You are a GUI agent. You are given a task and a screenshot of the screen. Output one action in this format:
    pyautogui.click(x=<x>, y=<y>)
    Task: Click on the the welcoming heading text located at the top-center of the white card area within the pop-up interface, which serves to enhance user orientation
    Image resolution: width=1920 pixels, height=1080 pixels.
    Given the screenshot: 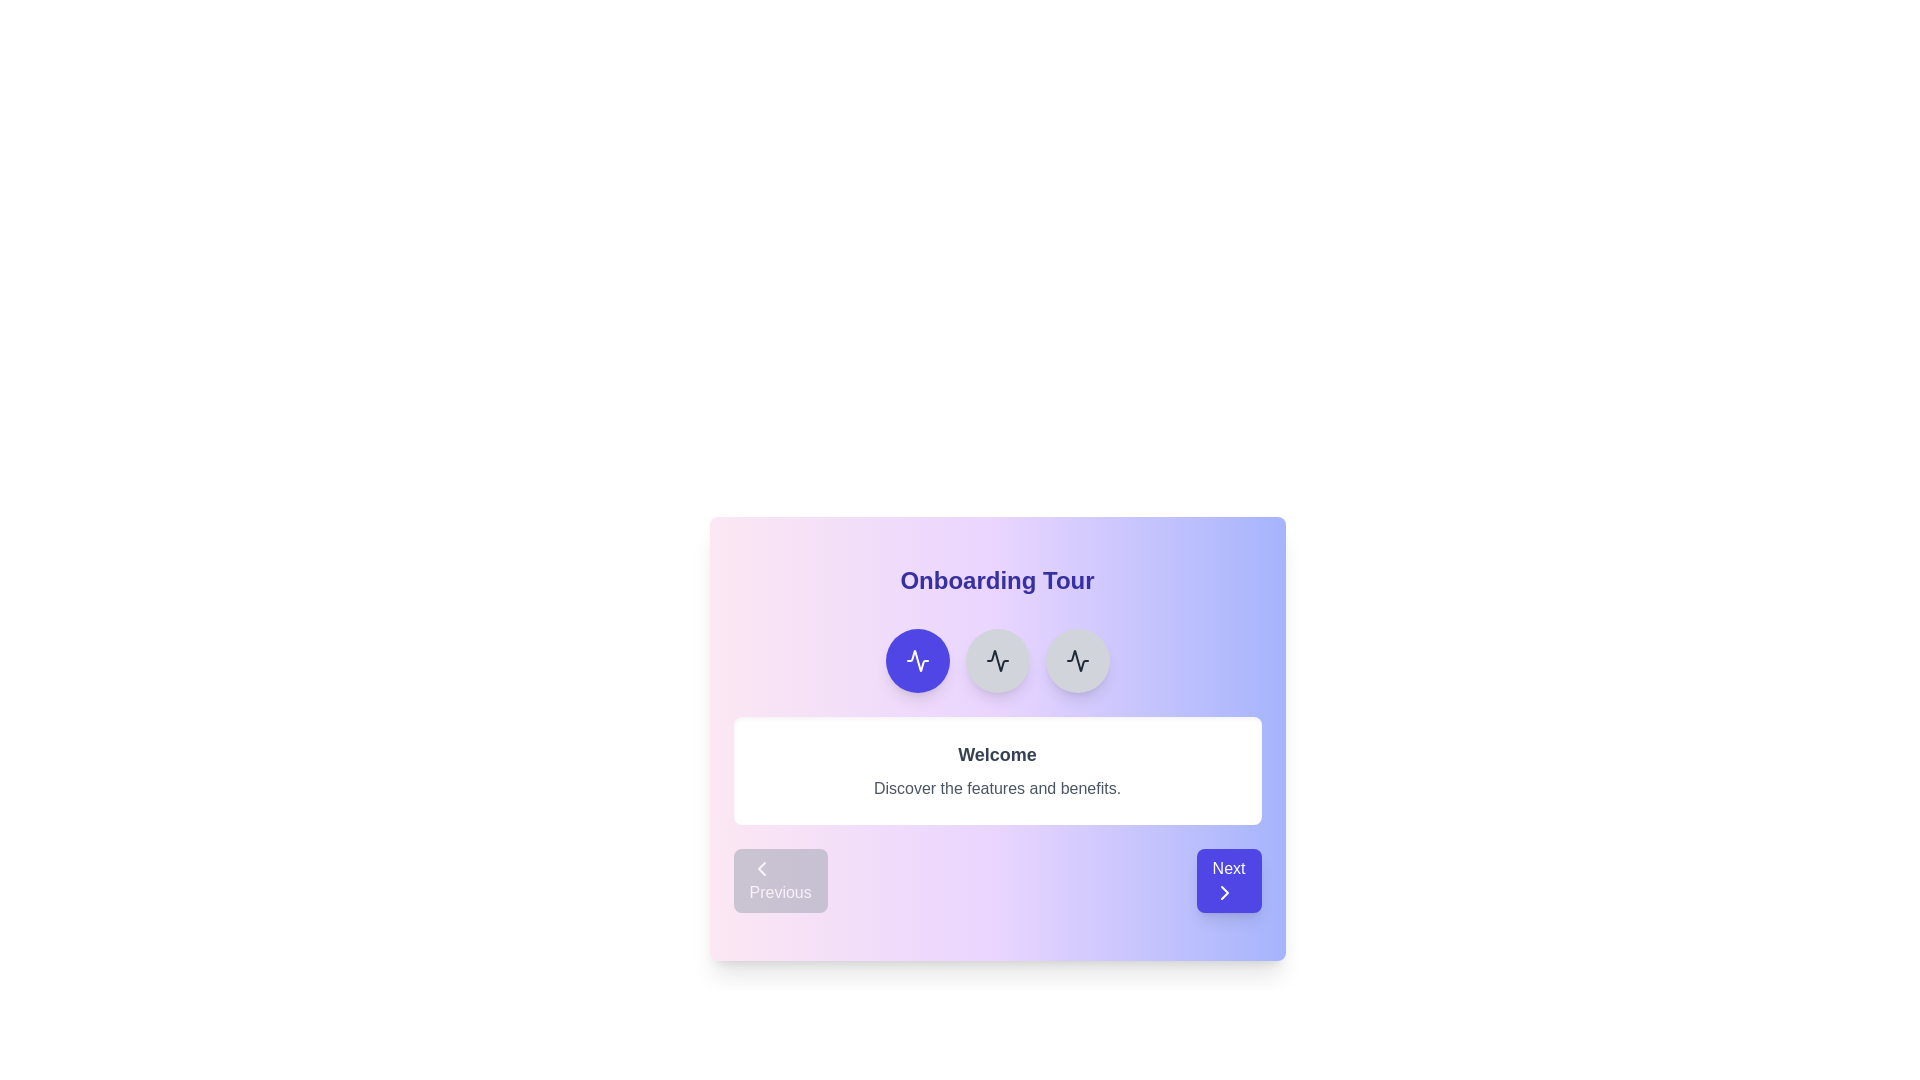 What is the action you would take?
    pyautogui.click(x=997, y=755)
    